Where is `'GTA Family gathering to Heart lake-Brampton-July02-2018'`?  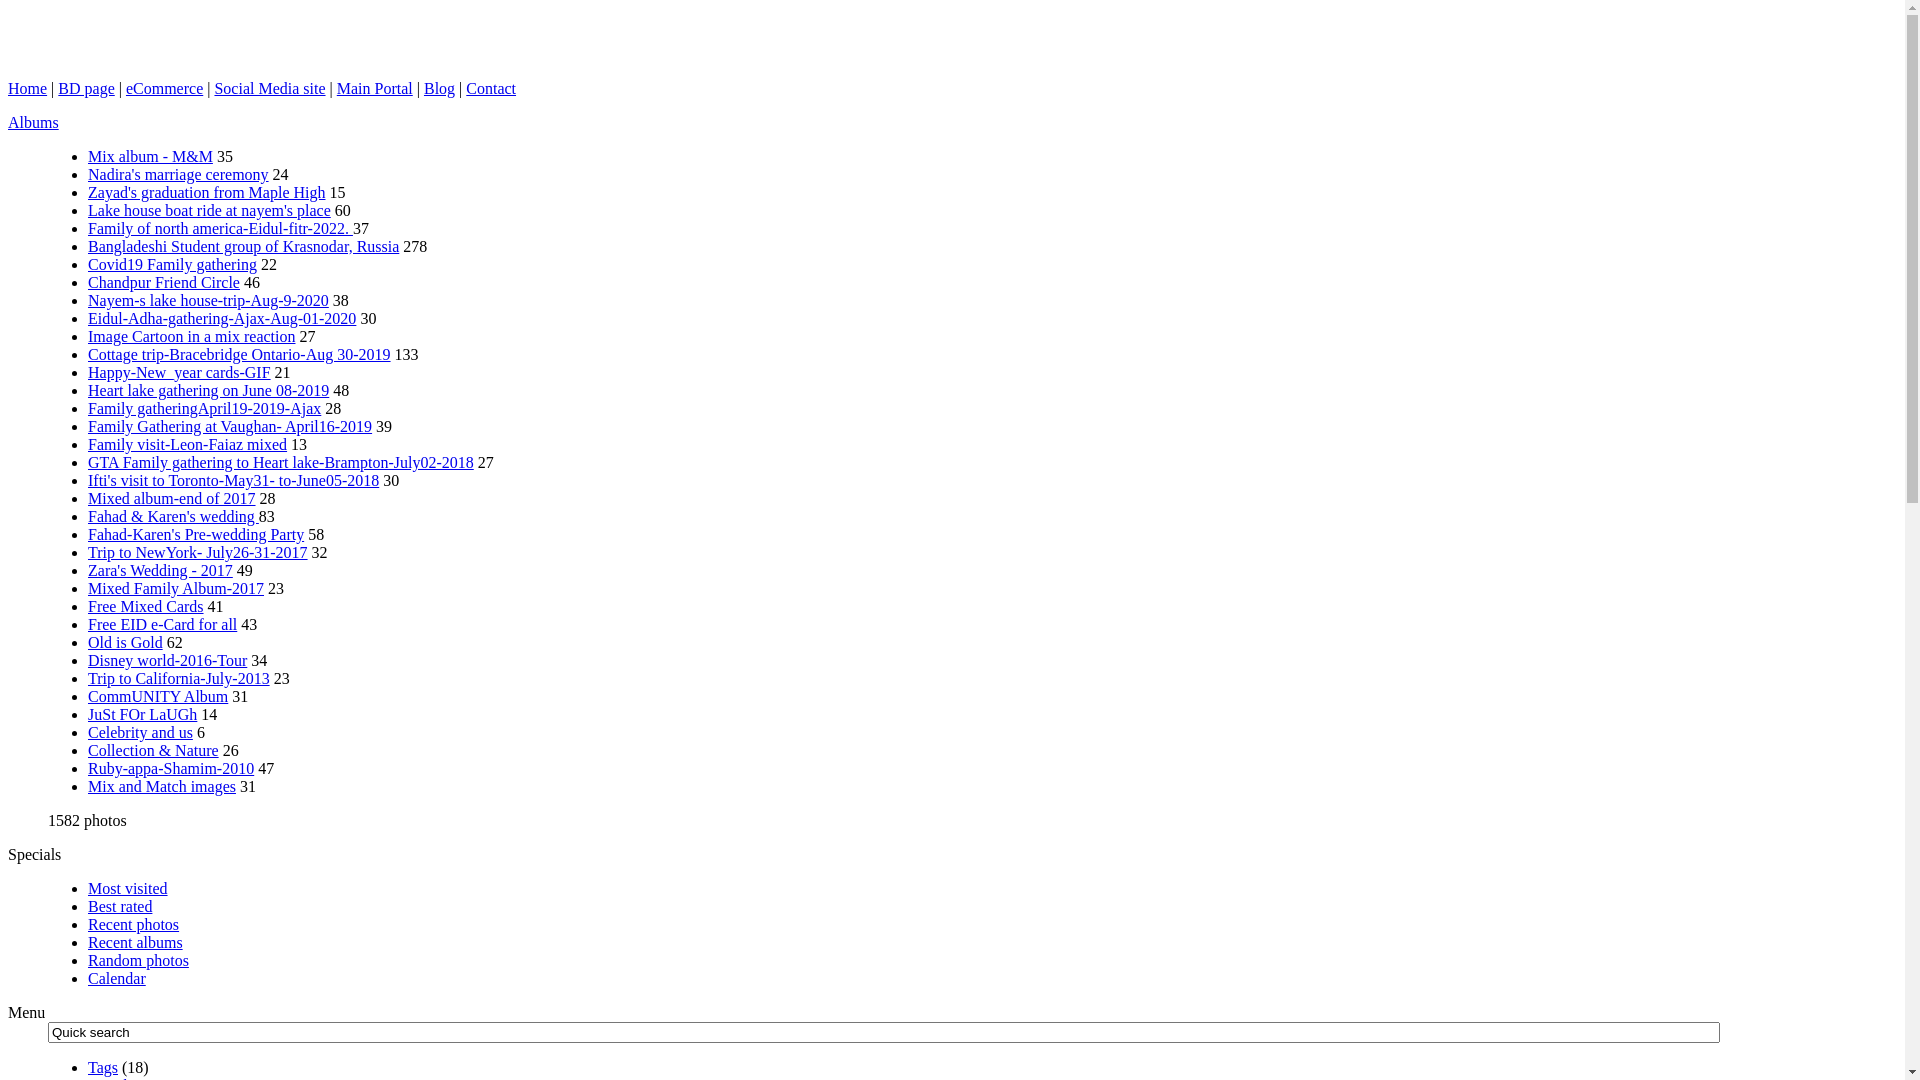
'GTA Family gathering to Heart lake-Brampton-July02-2018' is located at coordinates (280, 462).